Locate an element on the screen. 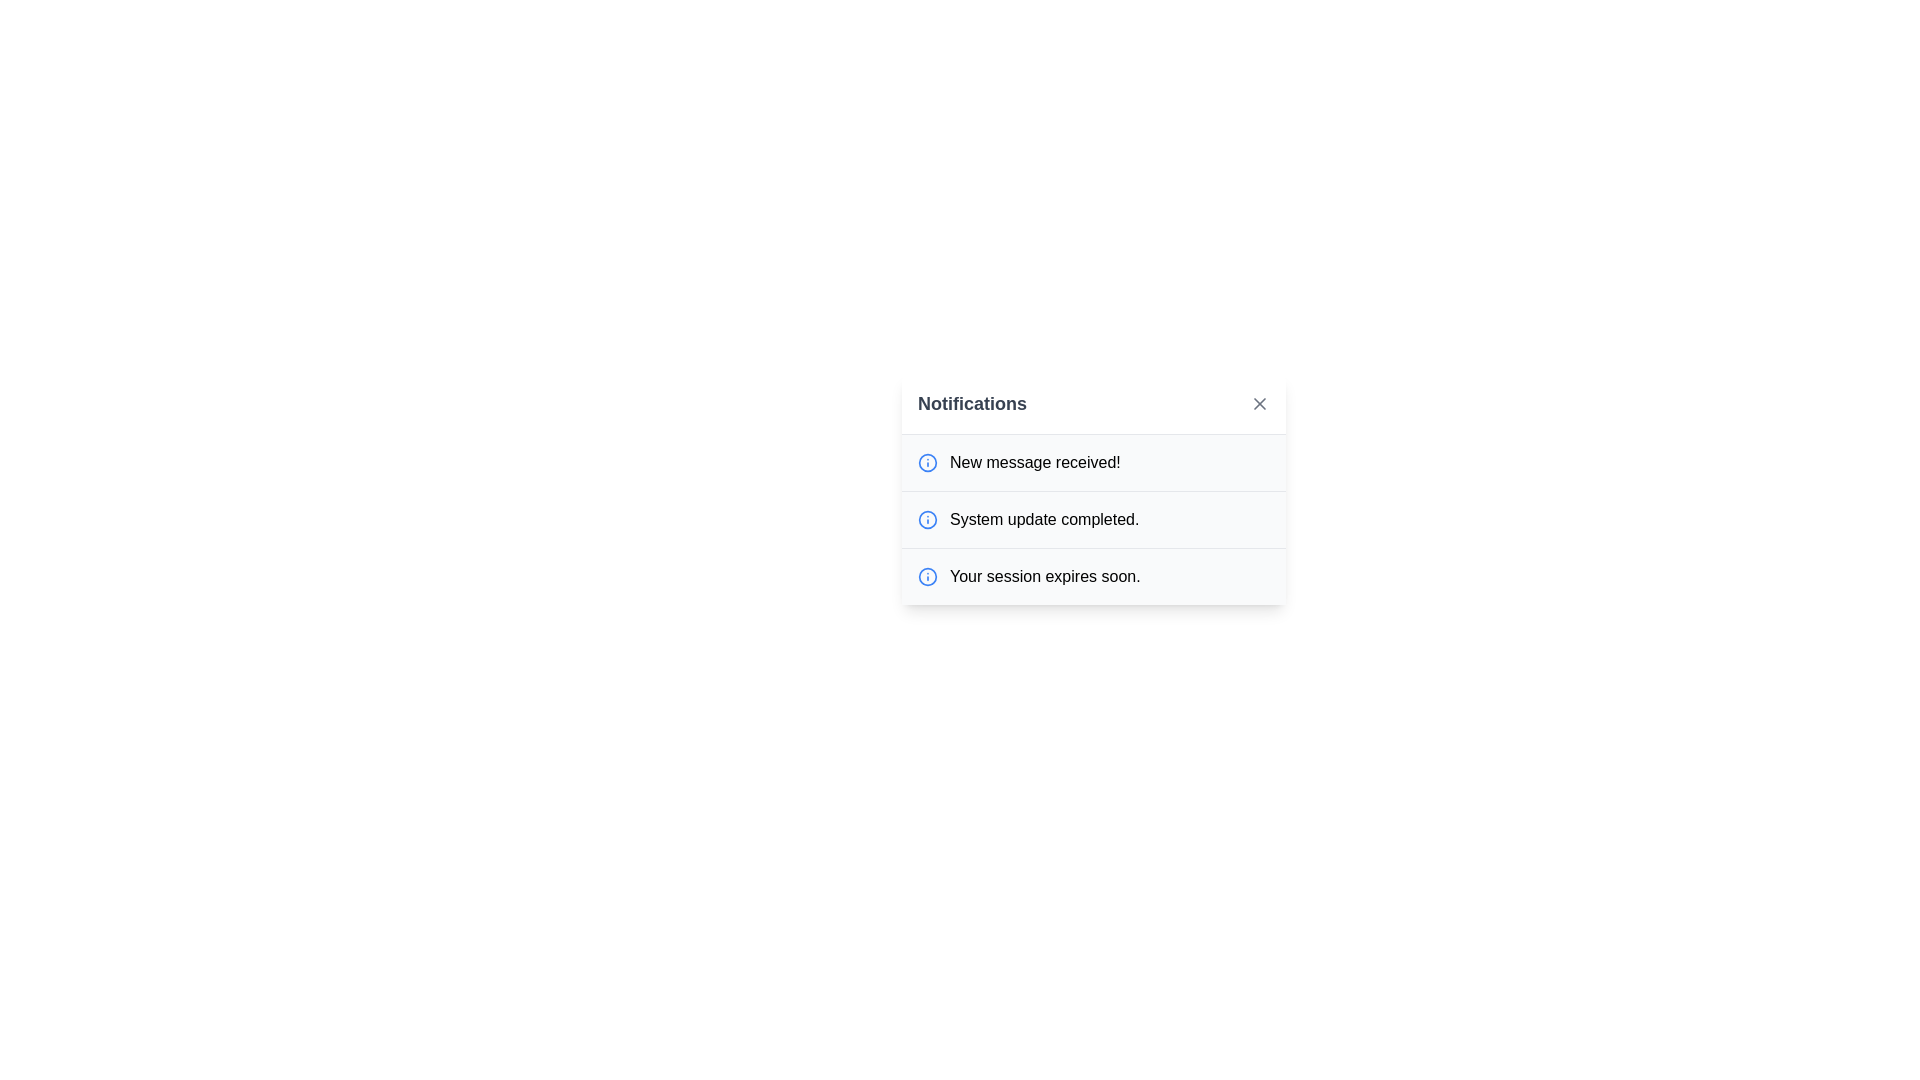 The image size is (1920, 1080). notification message displayed in the third position of the vertically stacked list of notifications, indicating that the user's session will expire soon is located at coordinates (1044, 577).